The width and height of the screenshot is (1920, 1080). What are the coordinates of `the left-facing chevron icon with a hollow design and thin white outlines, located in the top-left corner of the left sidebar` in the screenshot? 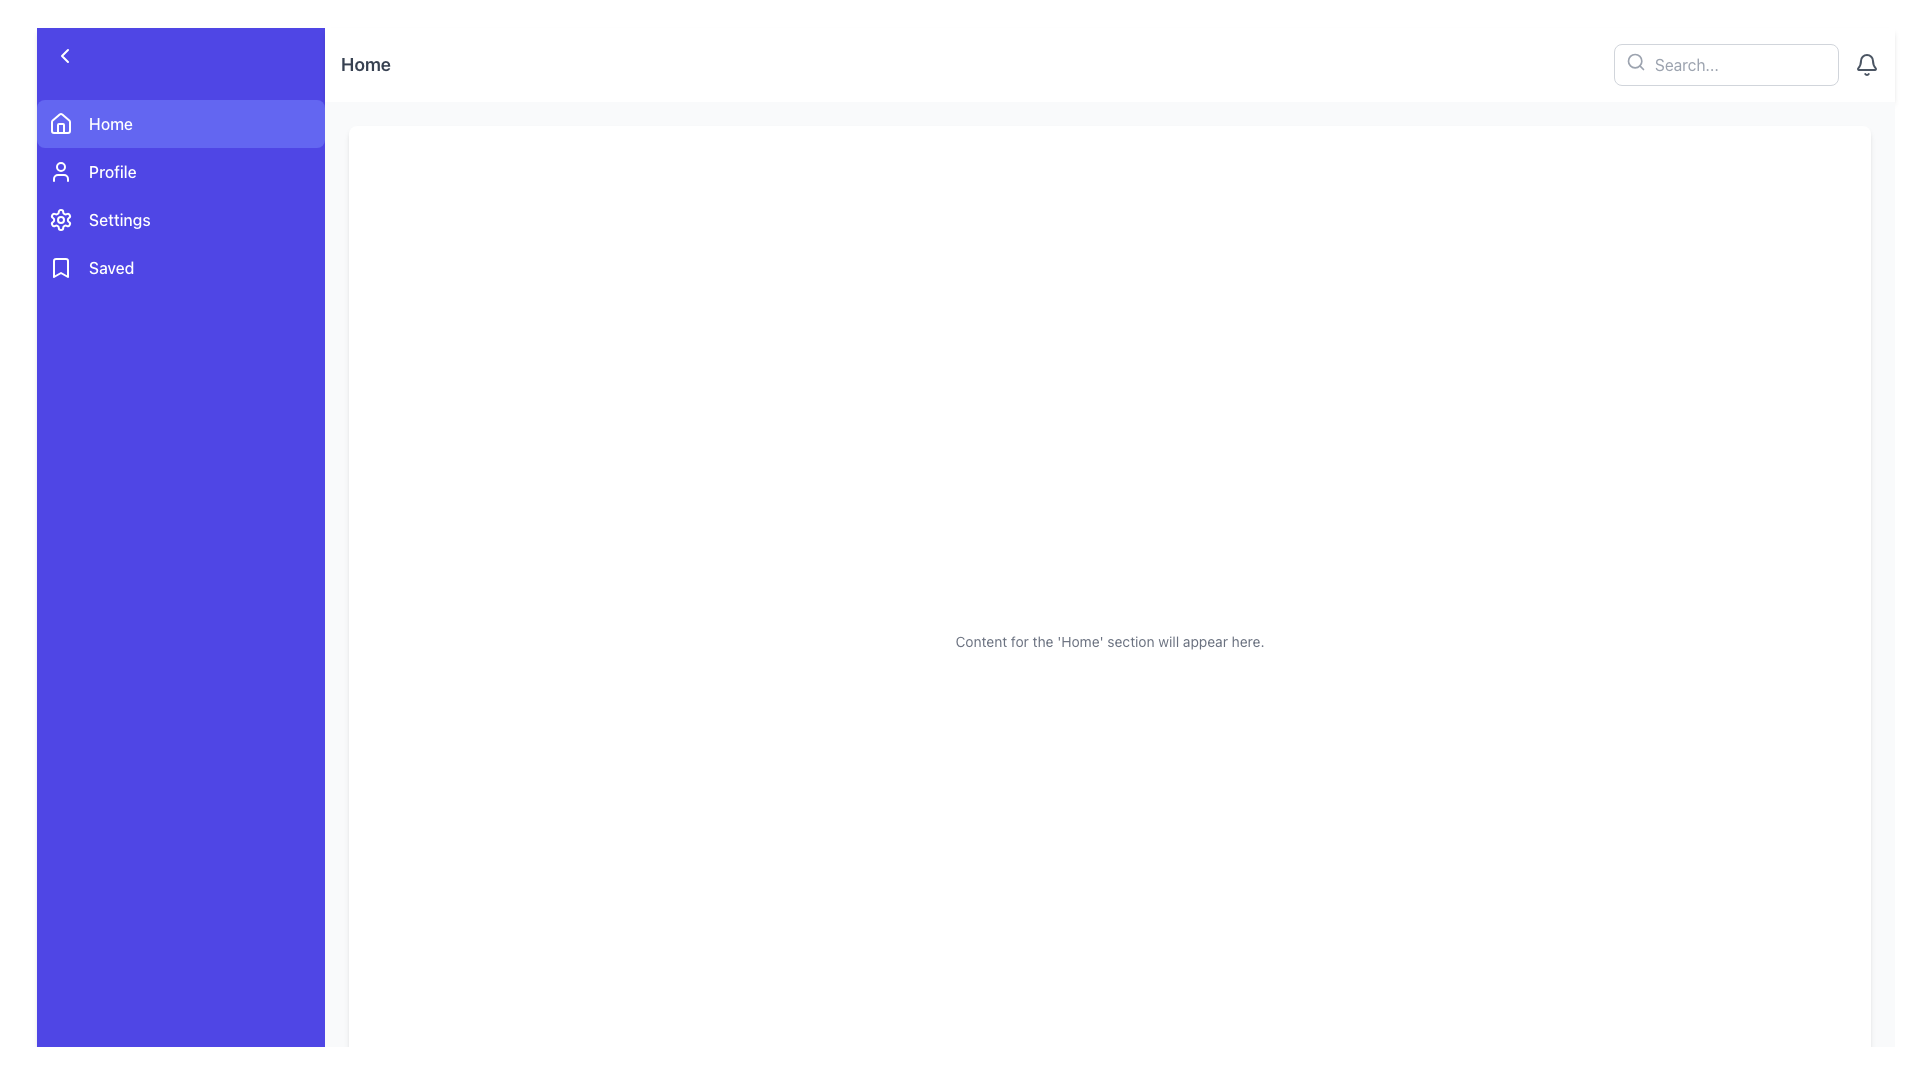 It's located at (65, 55).